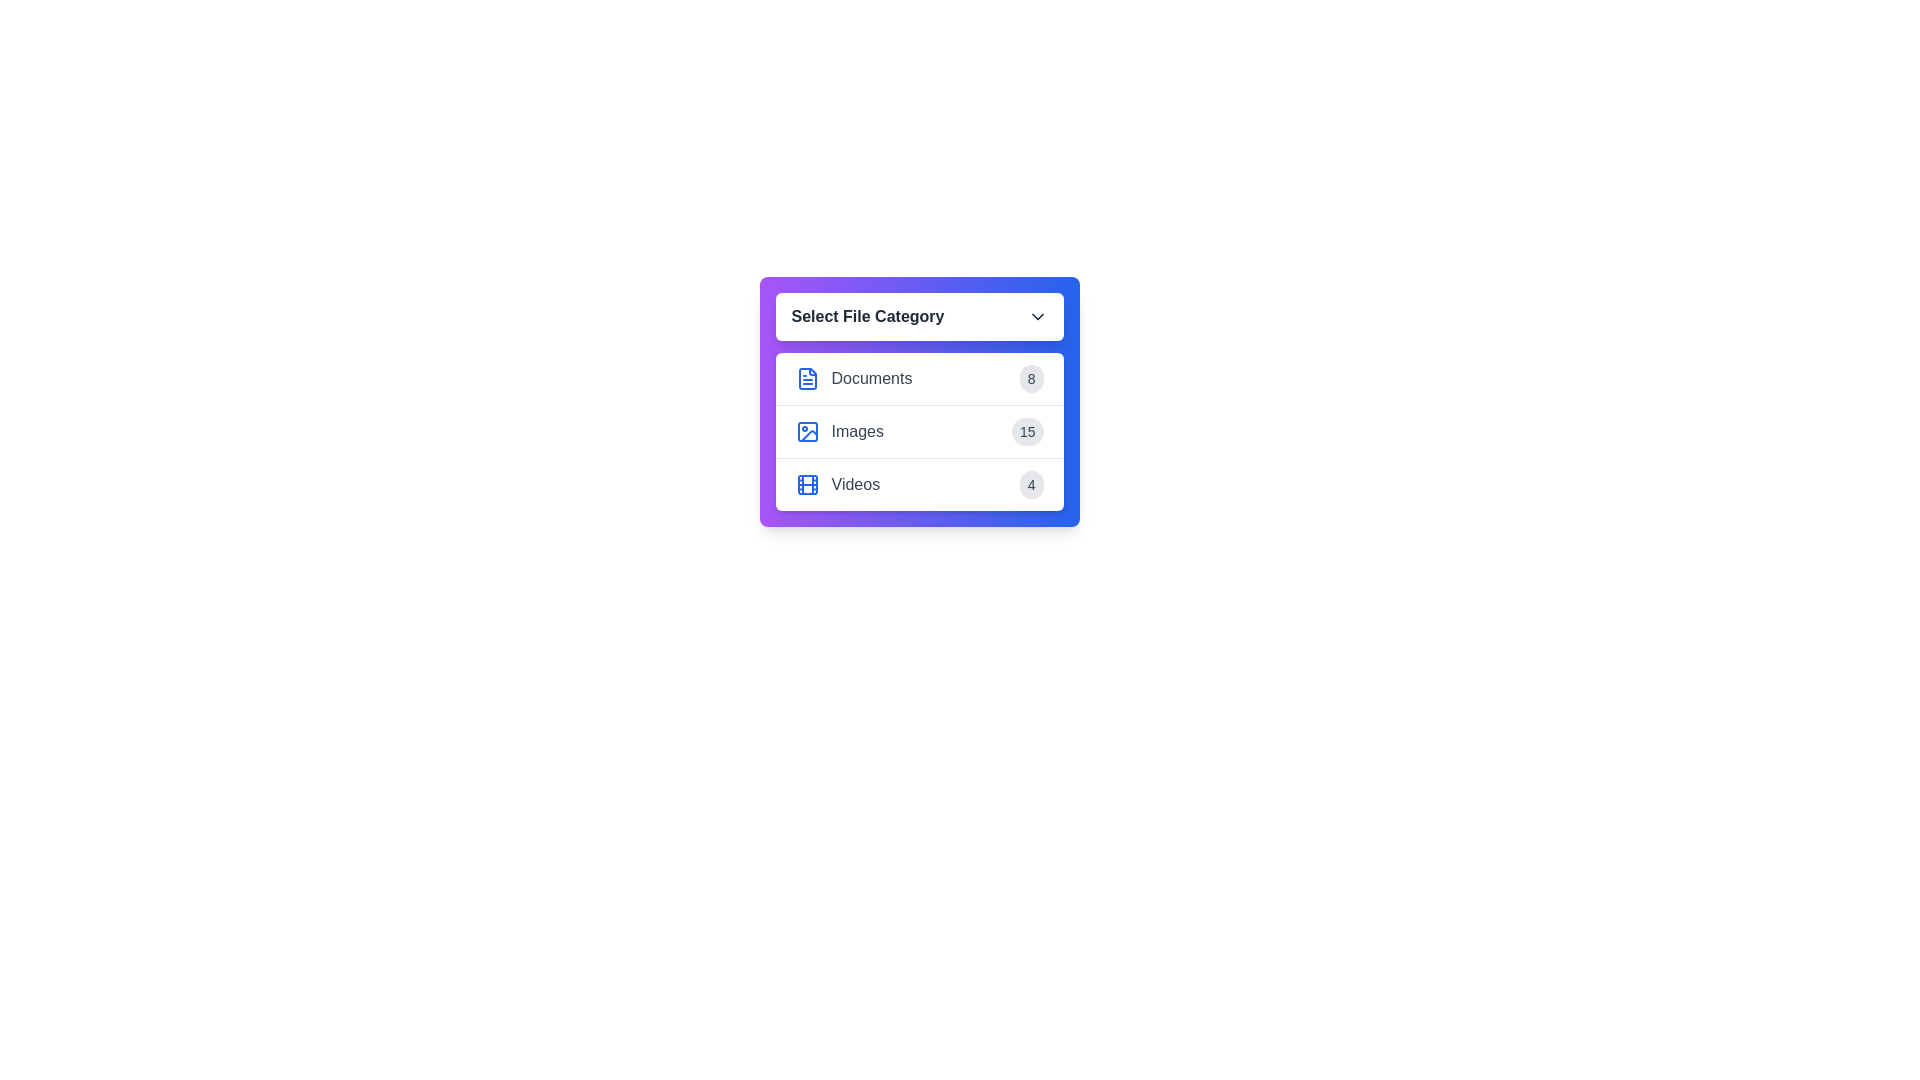  Describe the element at coordinates (855, 485) in the screenshot. I see `'Videos' category label located as the third option in the 'Select File Category' dropdown, positioned to the right of the video file icon` at that location.